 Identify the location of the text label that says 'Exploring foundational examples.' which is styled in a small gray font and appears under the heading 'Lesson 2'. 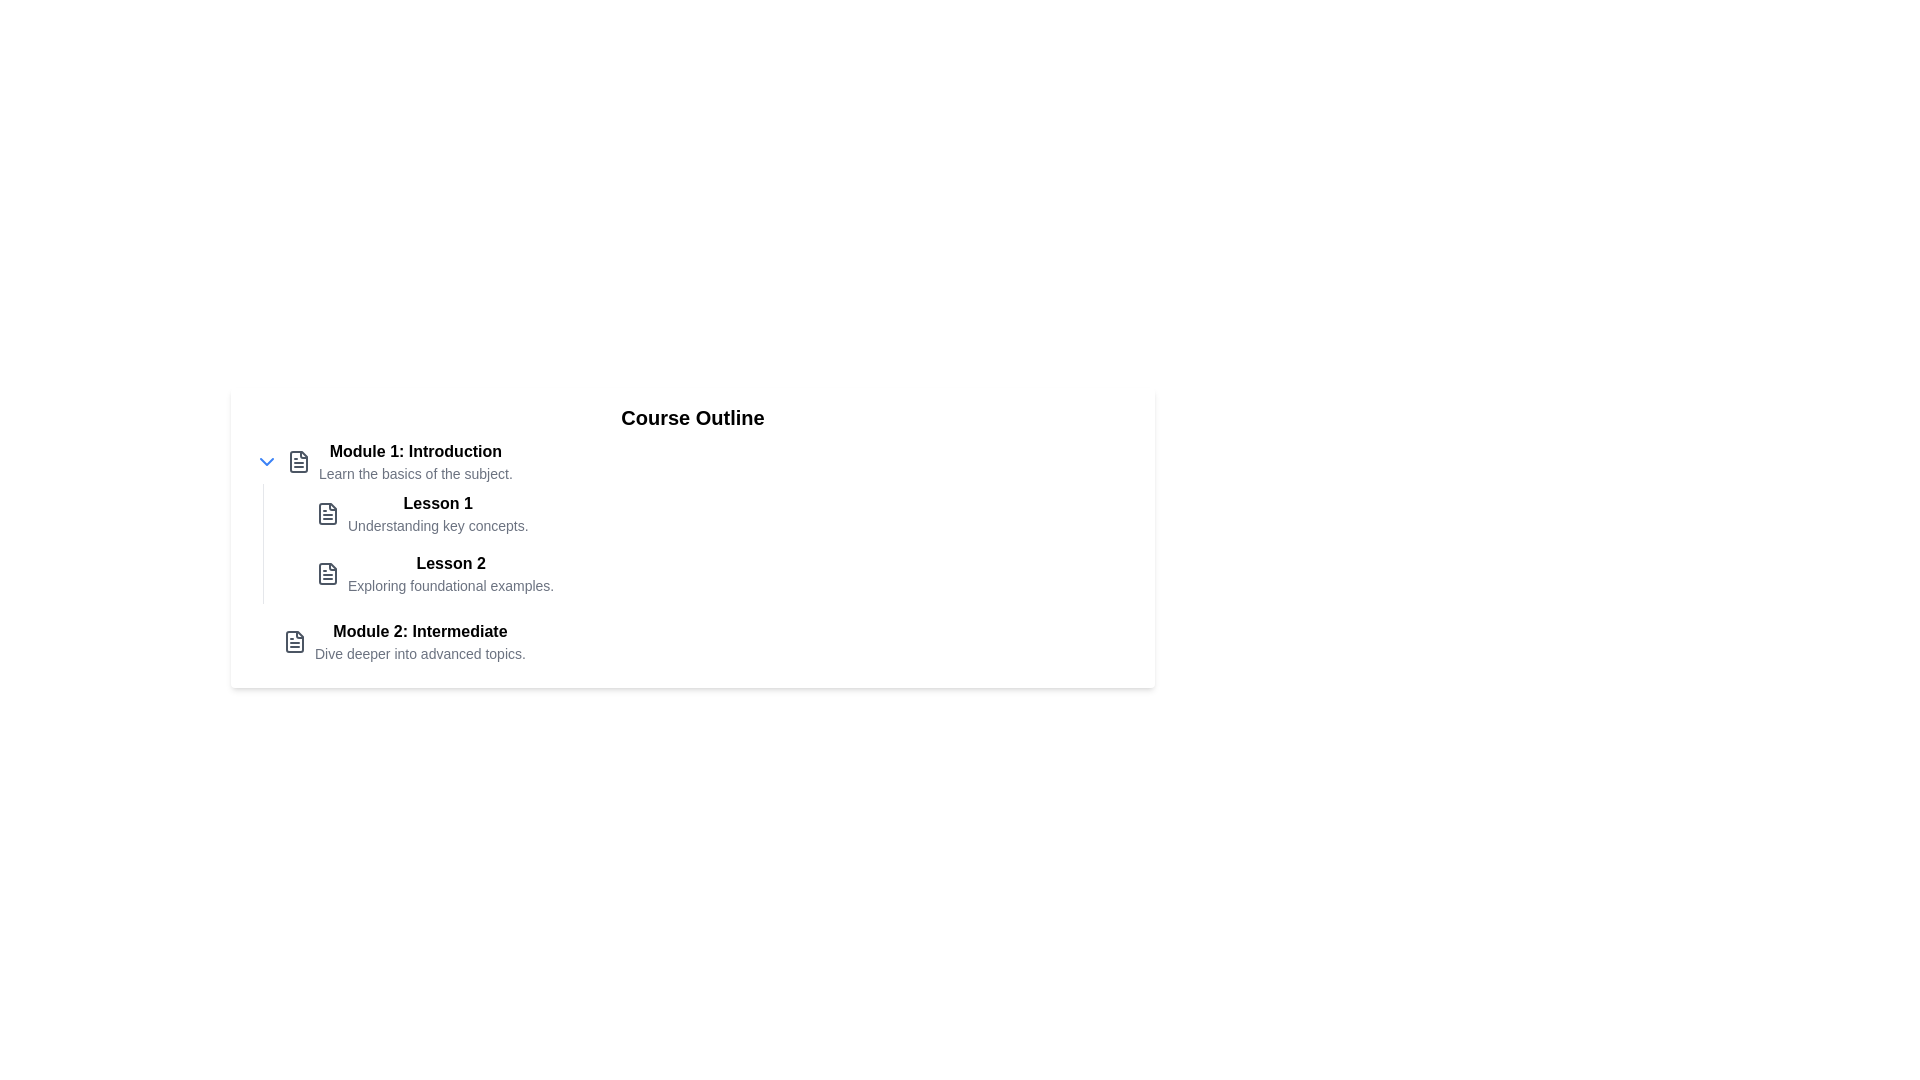
(450, 585).